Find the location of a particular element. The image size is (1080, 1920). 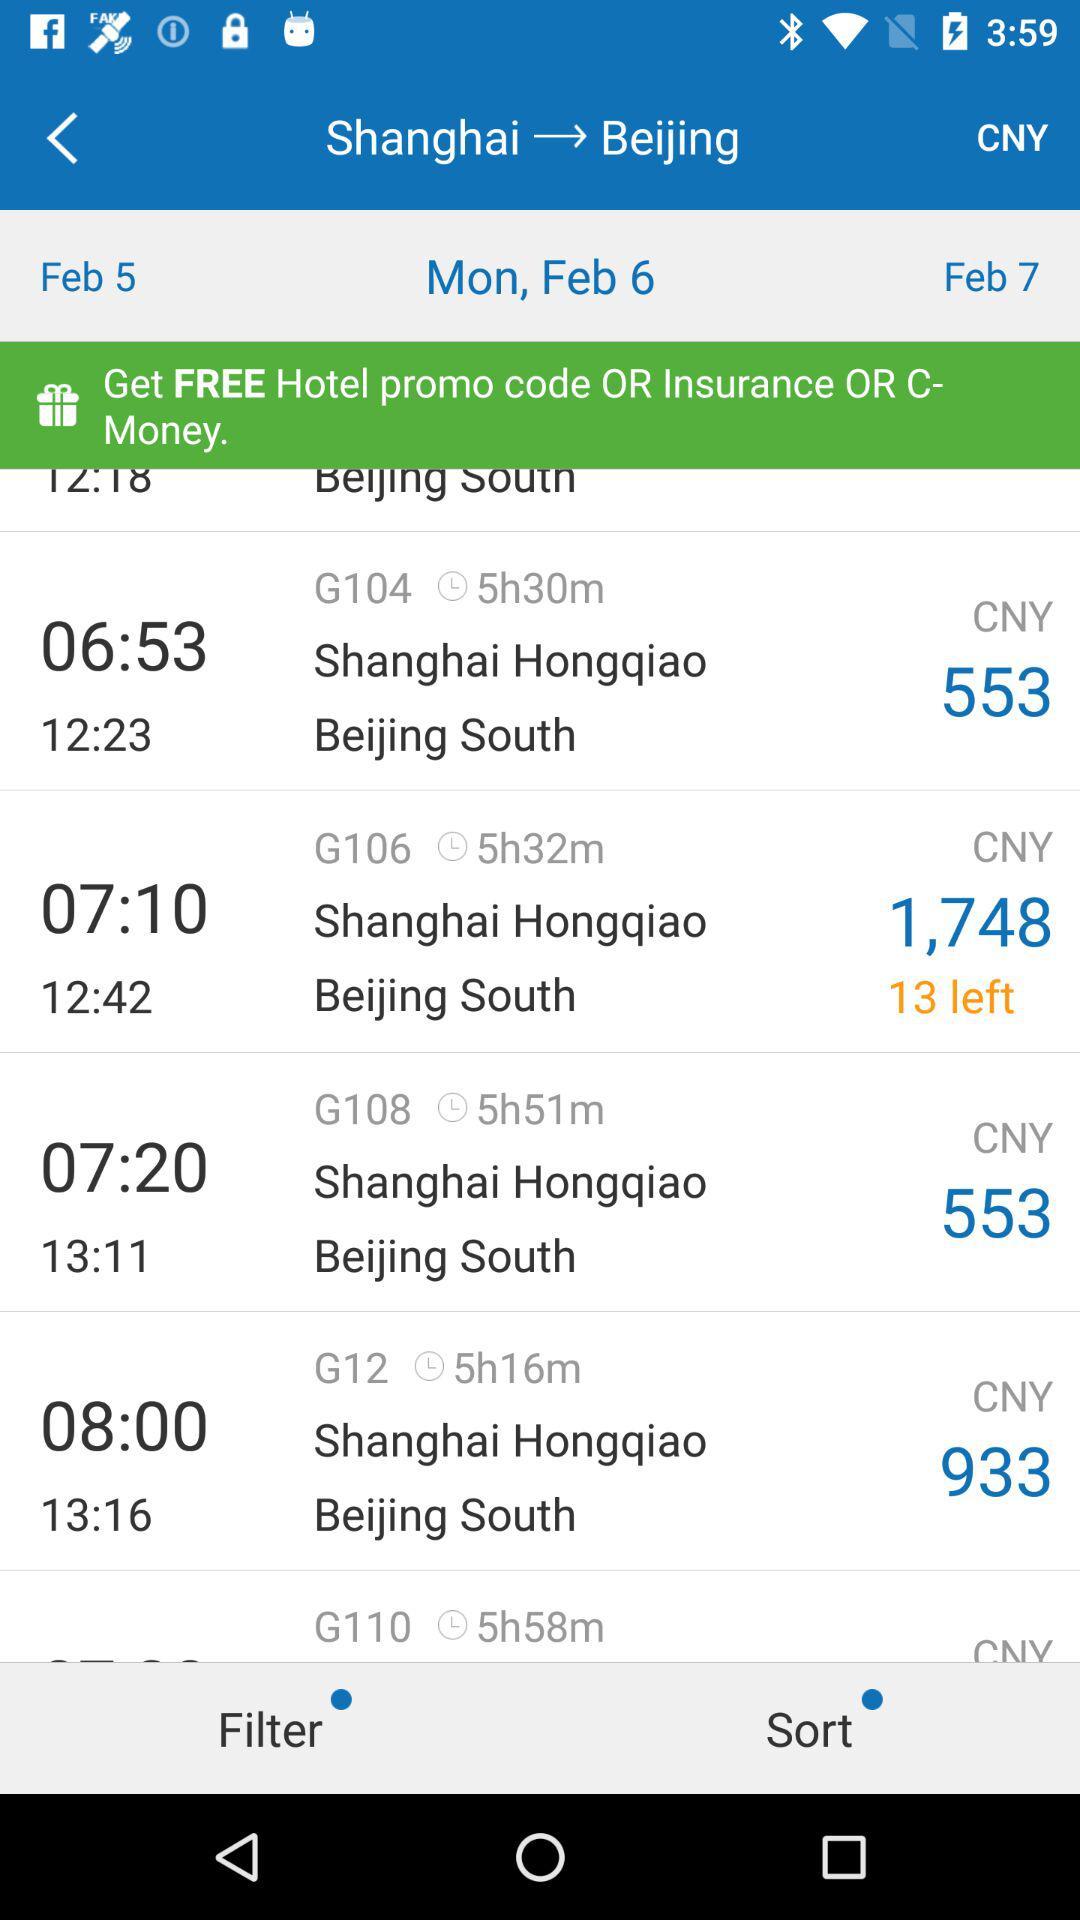

feb 5 is located at coordinates (135, 274).